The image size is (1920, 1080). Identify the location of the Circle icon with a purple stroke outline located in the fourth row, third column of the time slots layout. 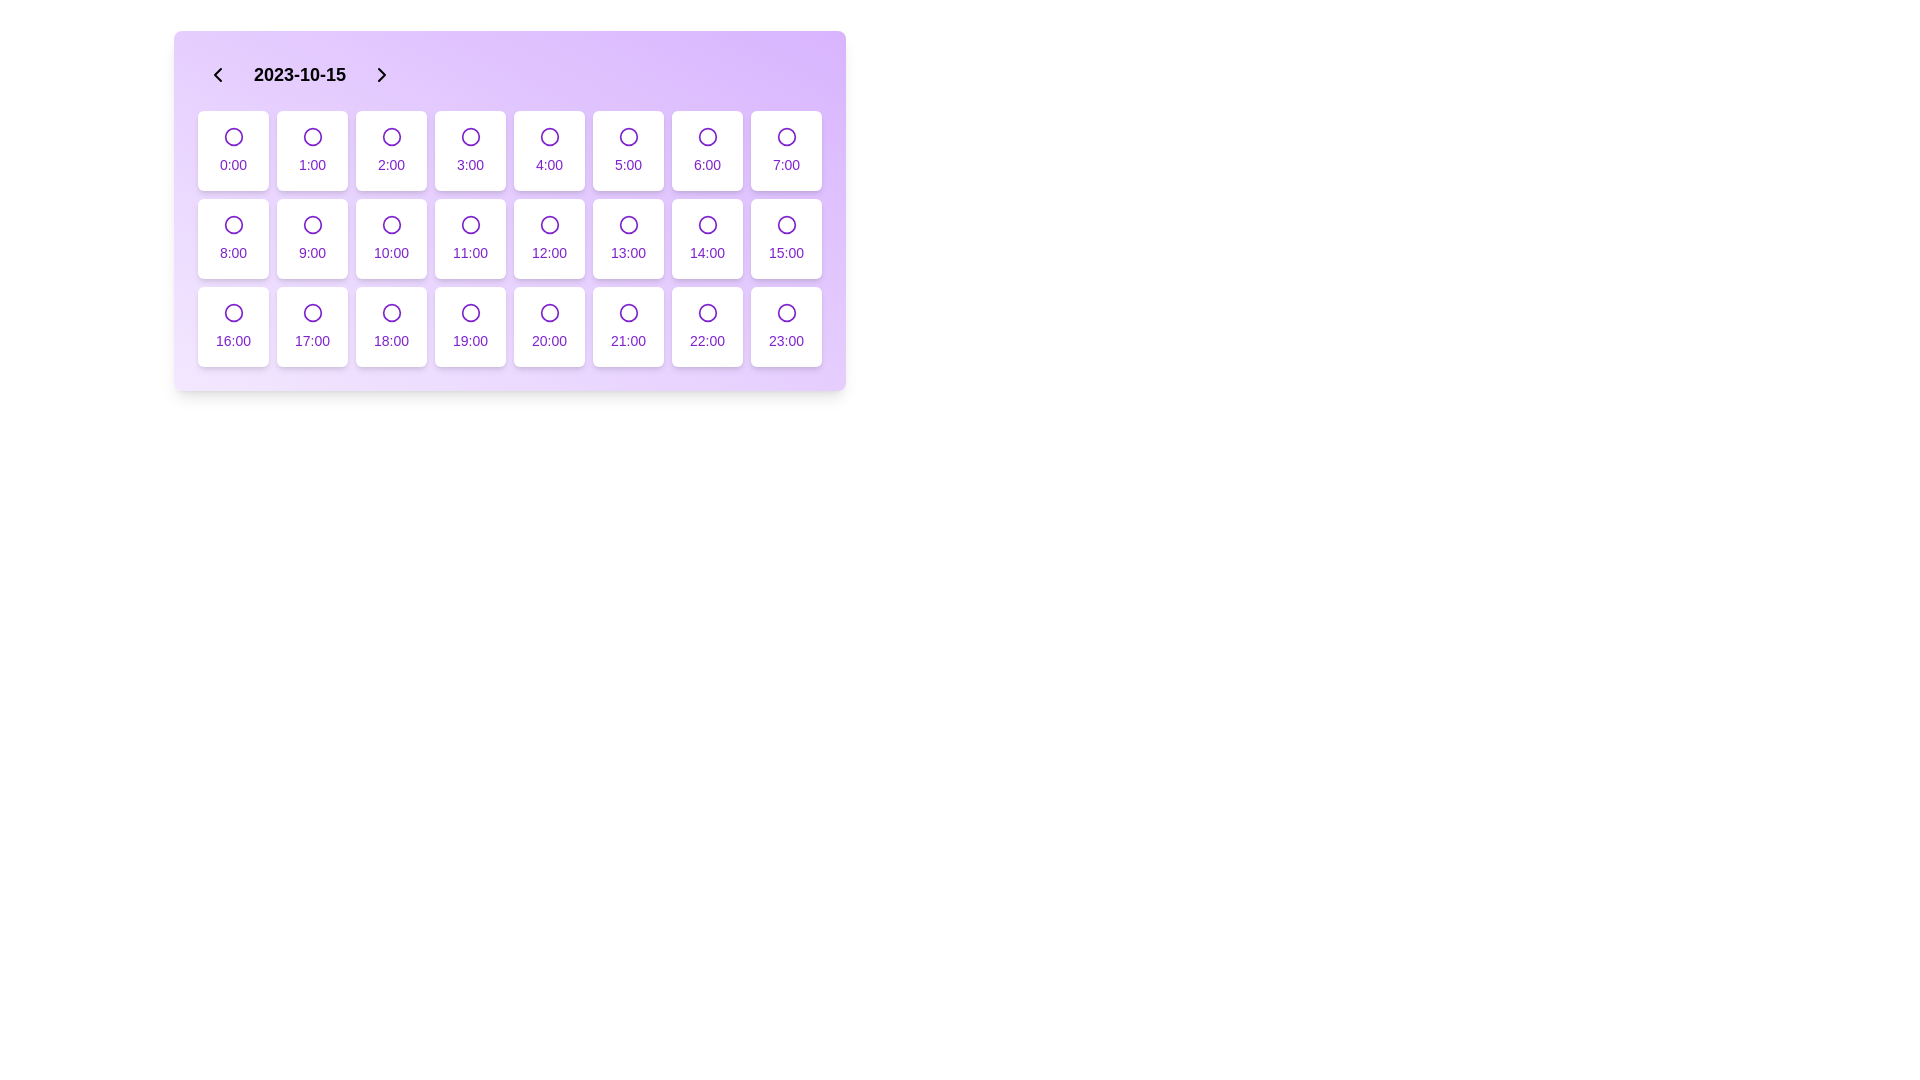
(469, 312).